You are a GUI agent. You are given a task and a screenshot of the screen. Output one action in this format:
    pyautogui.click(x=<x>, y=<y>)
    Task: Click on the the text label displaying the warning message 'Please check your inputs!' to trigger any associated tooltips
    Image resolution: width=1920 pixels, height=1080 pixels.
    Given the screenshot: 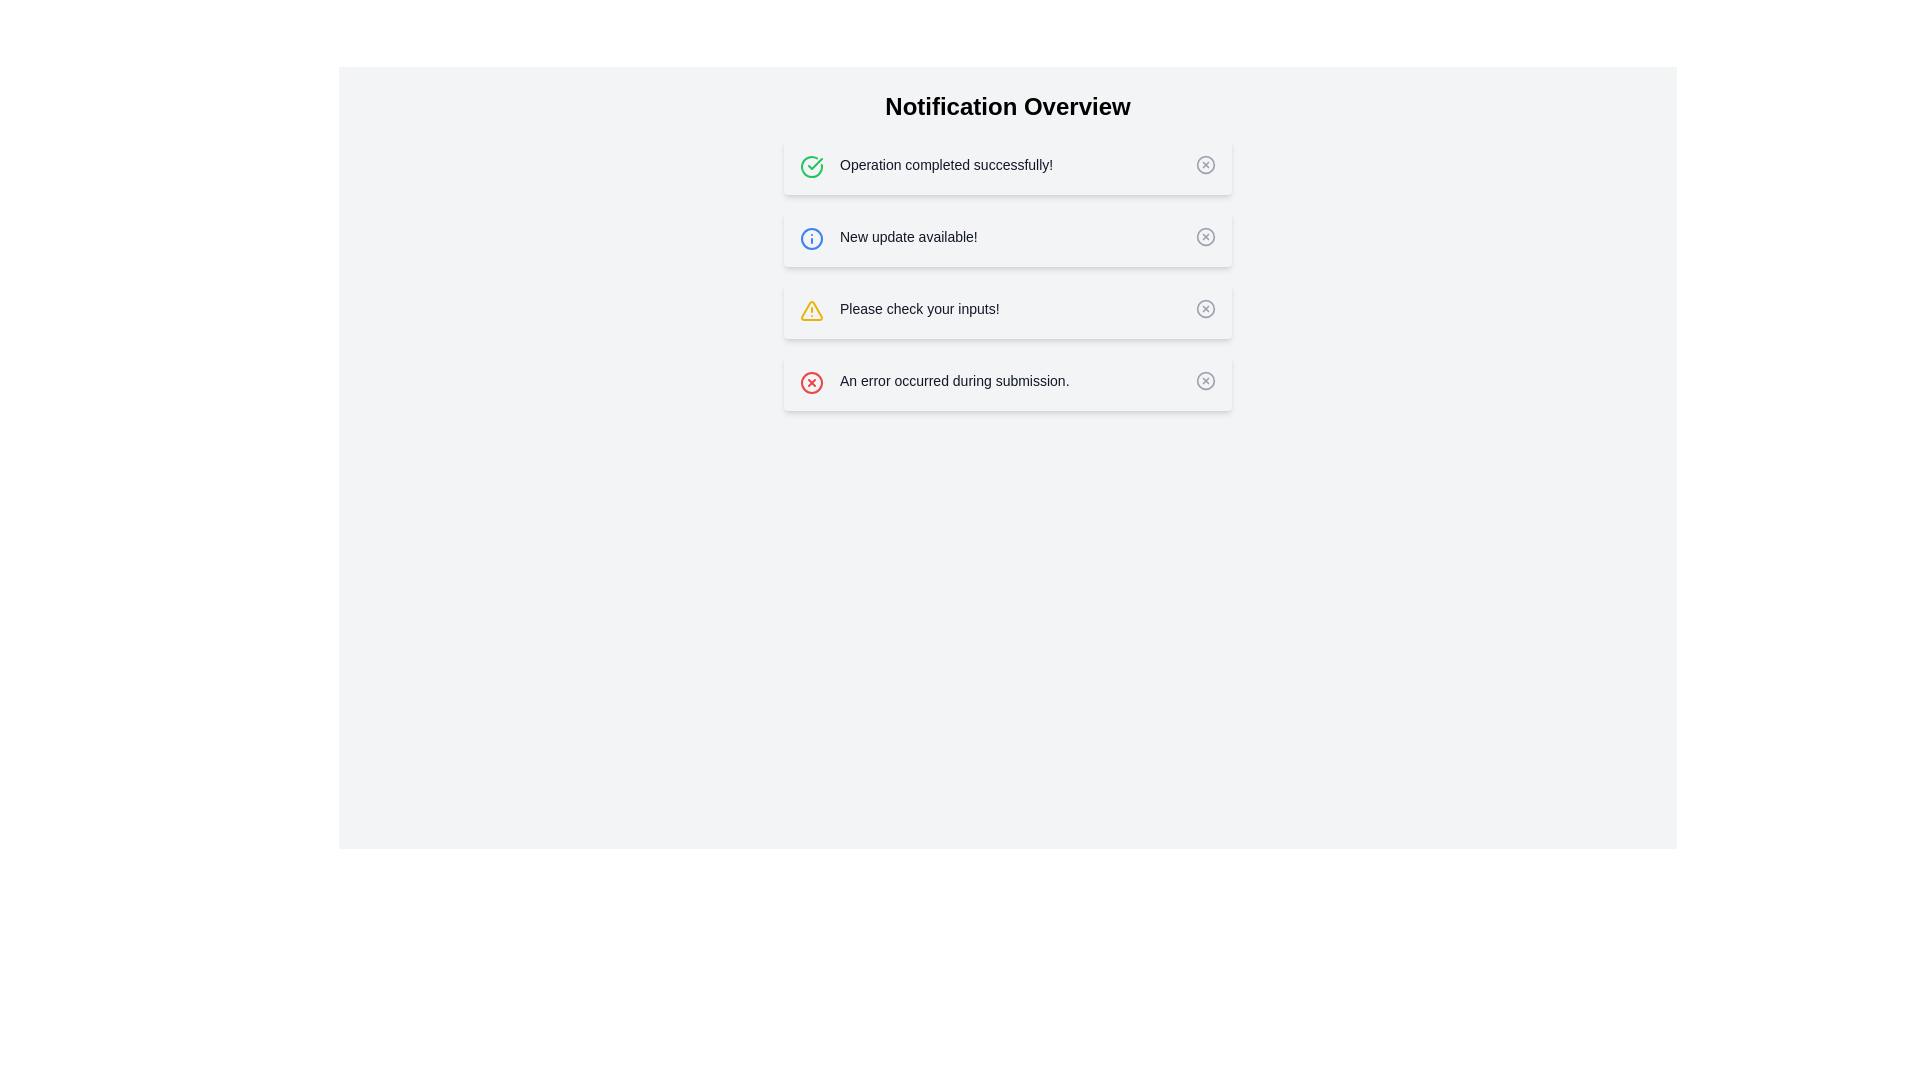 What is the action you would take?
    pyautogui.click(x=918, y=308)
    